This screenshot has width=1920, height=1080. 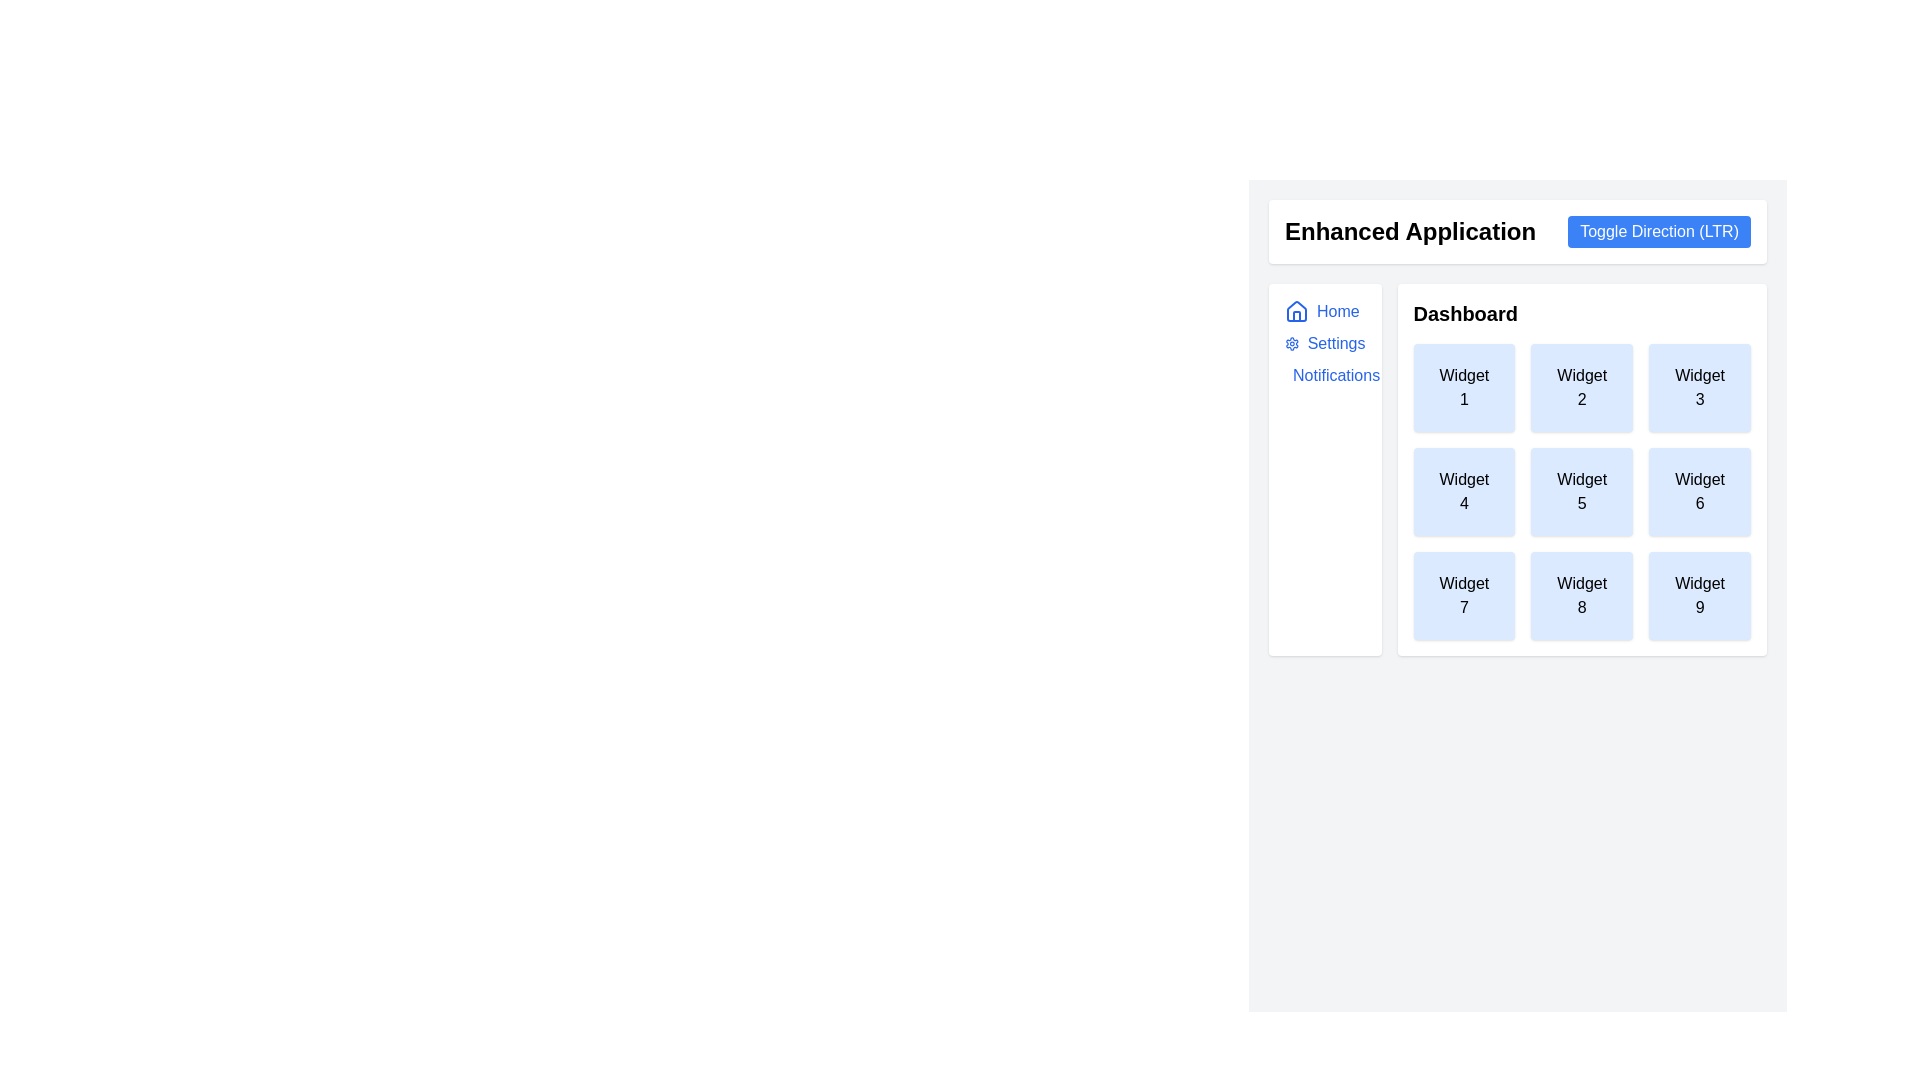 I want to click on the 'Home' navigation link with a blue house-shaped icon, so click(x=1325, y=312).